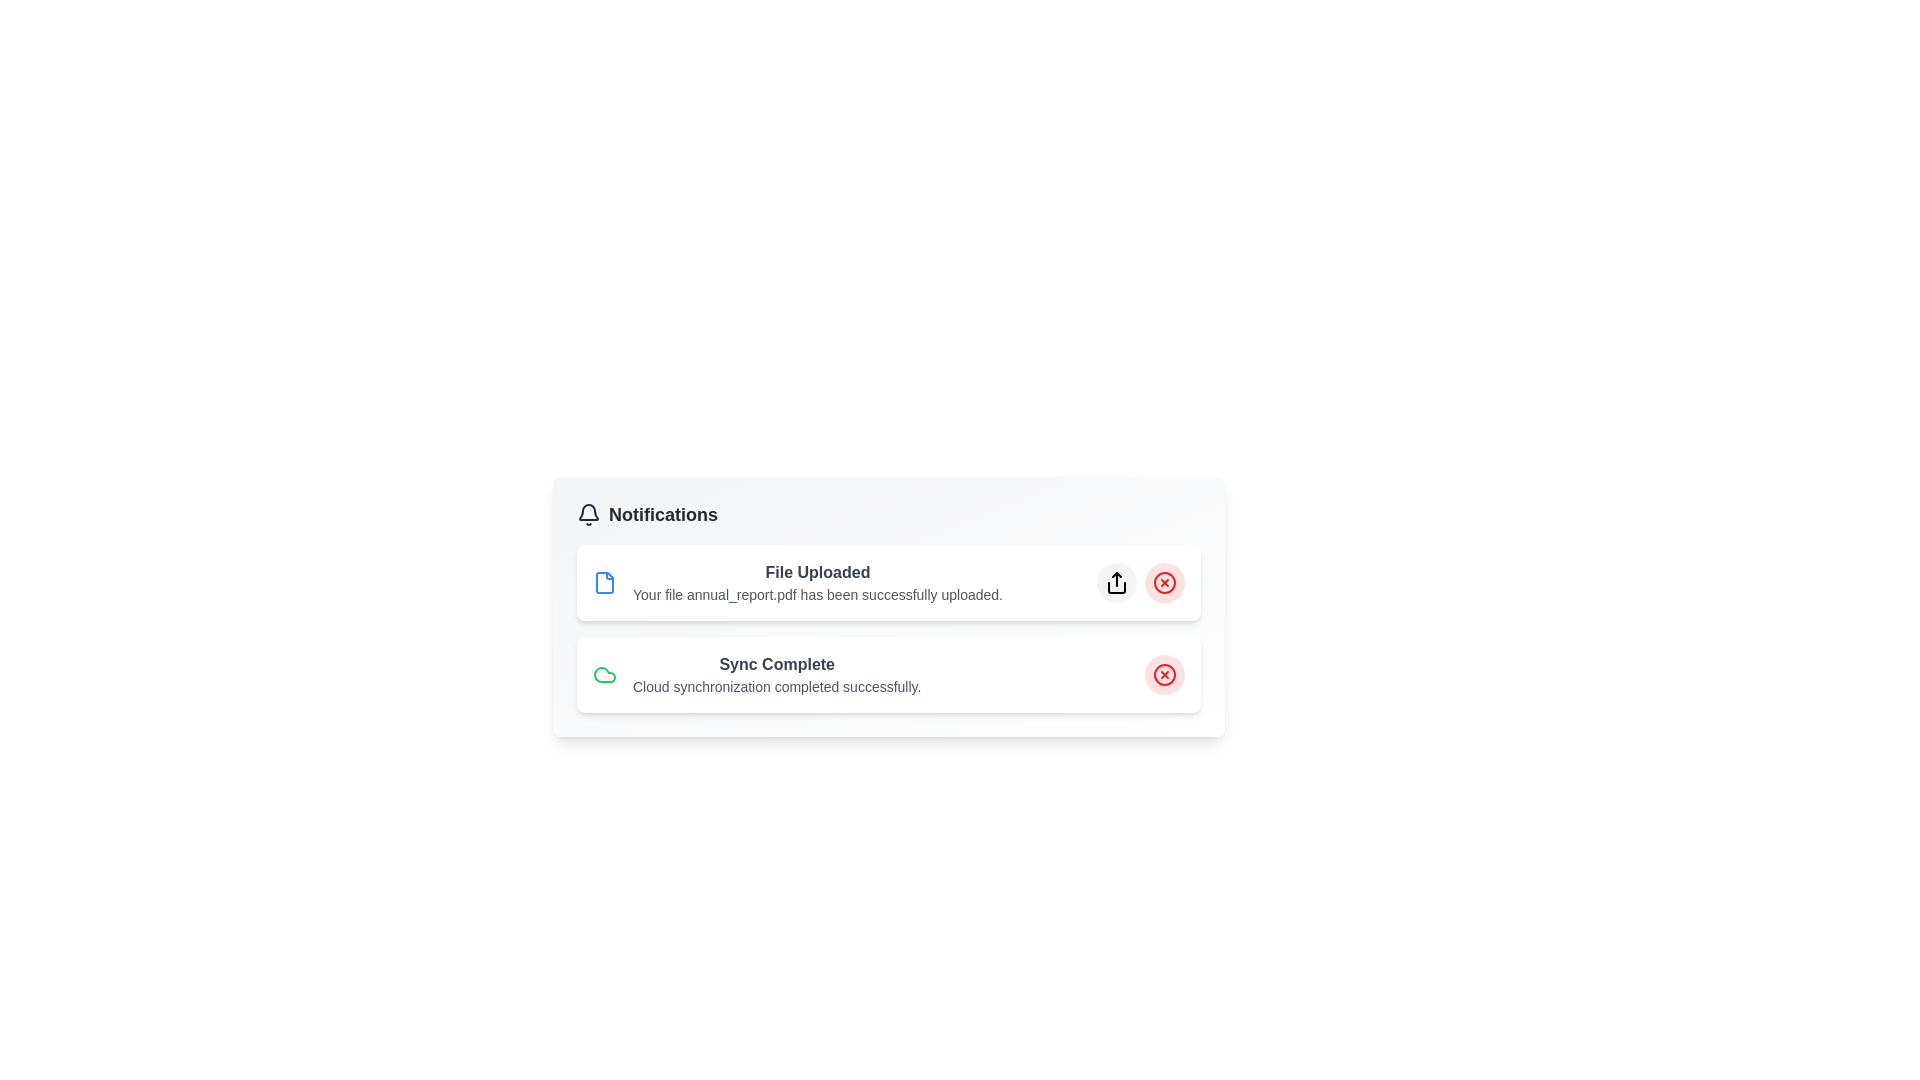  Describe the element at coordinates (588, 514) in the screenshot. I see `the SVG bell icon representing notifications, which is located to the left of the text 'Notifications'` at that location.